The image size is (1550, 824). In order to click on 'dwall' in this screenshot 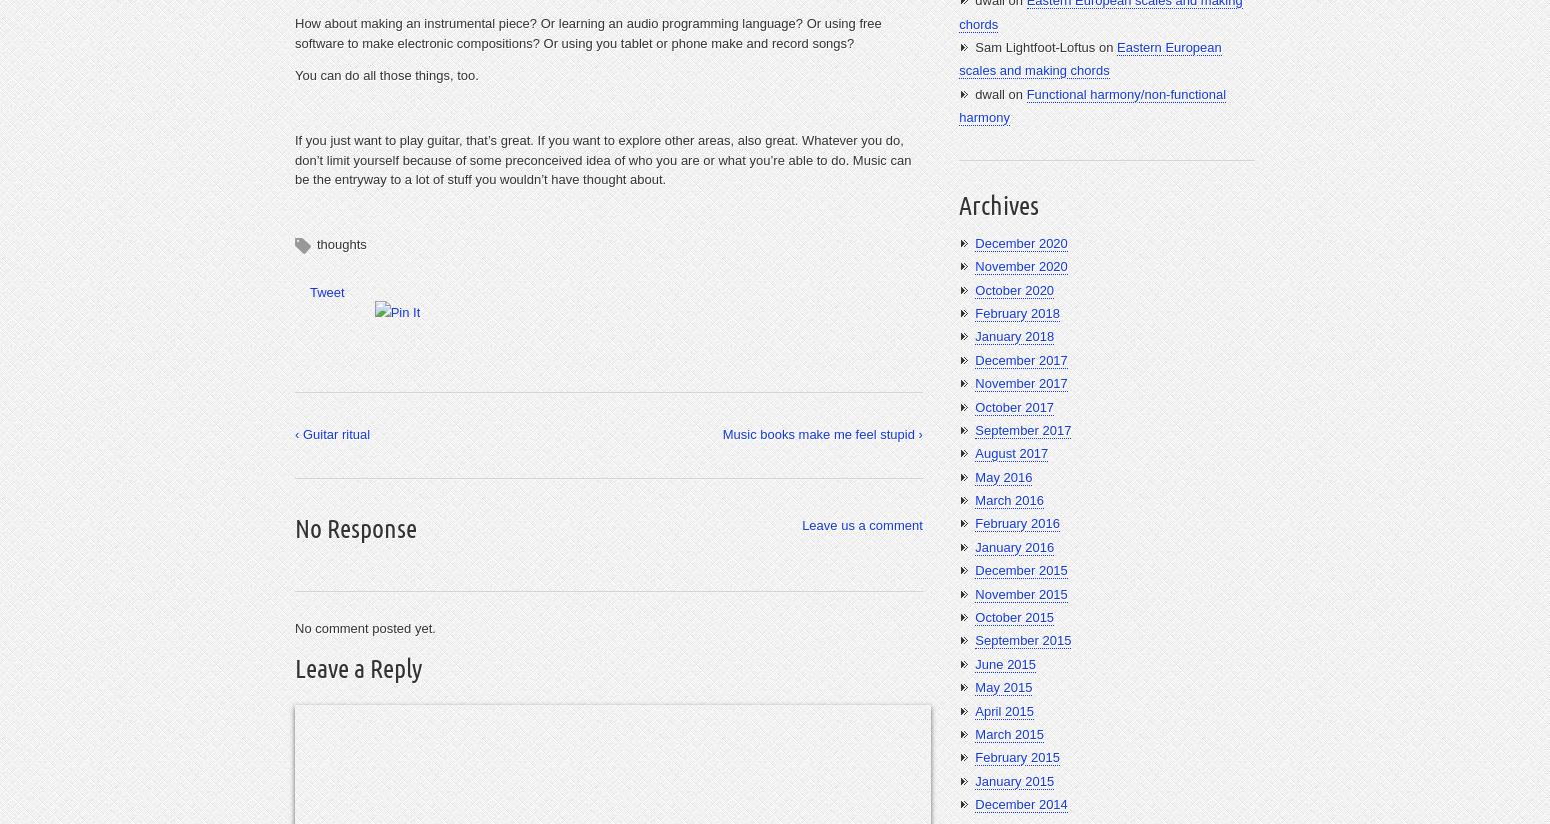, I will do `click(988, 92)`.